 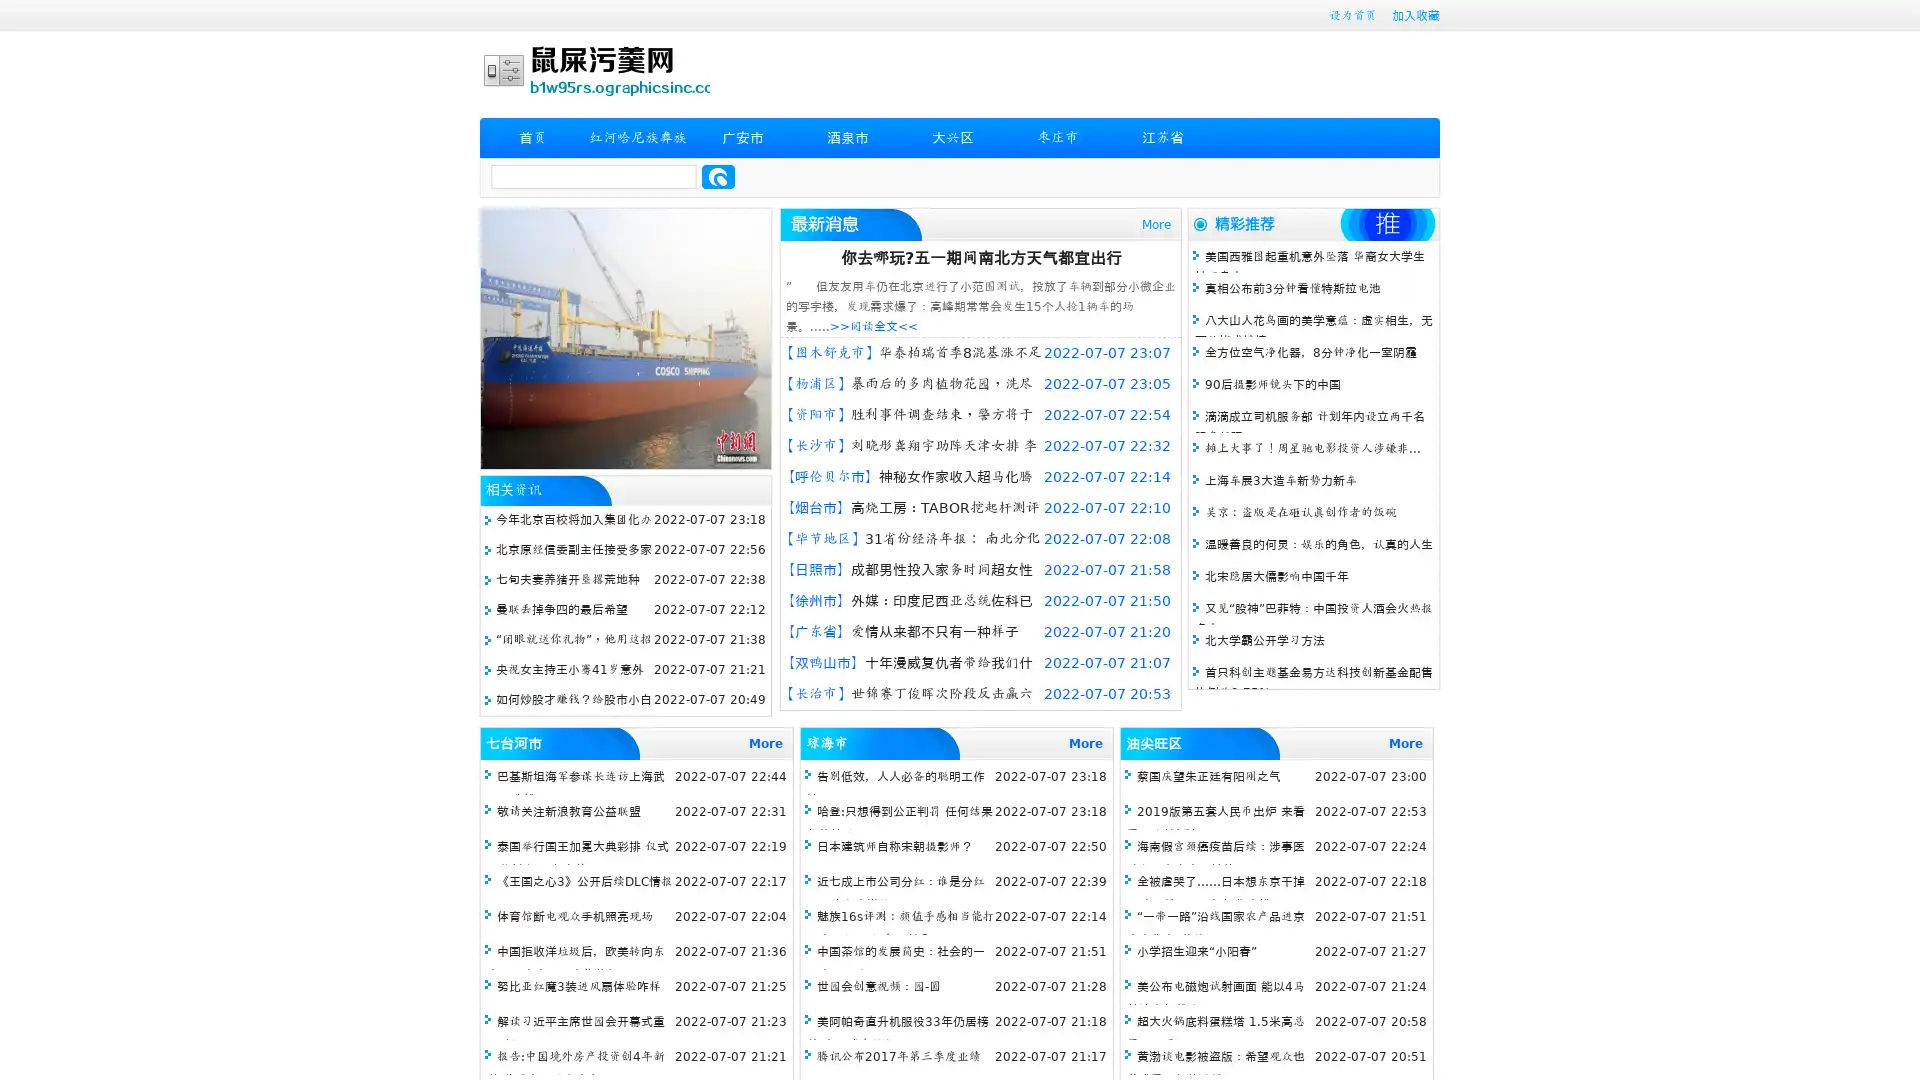 I want to click on Search, so click(x=718, y=176).